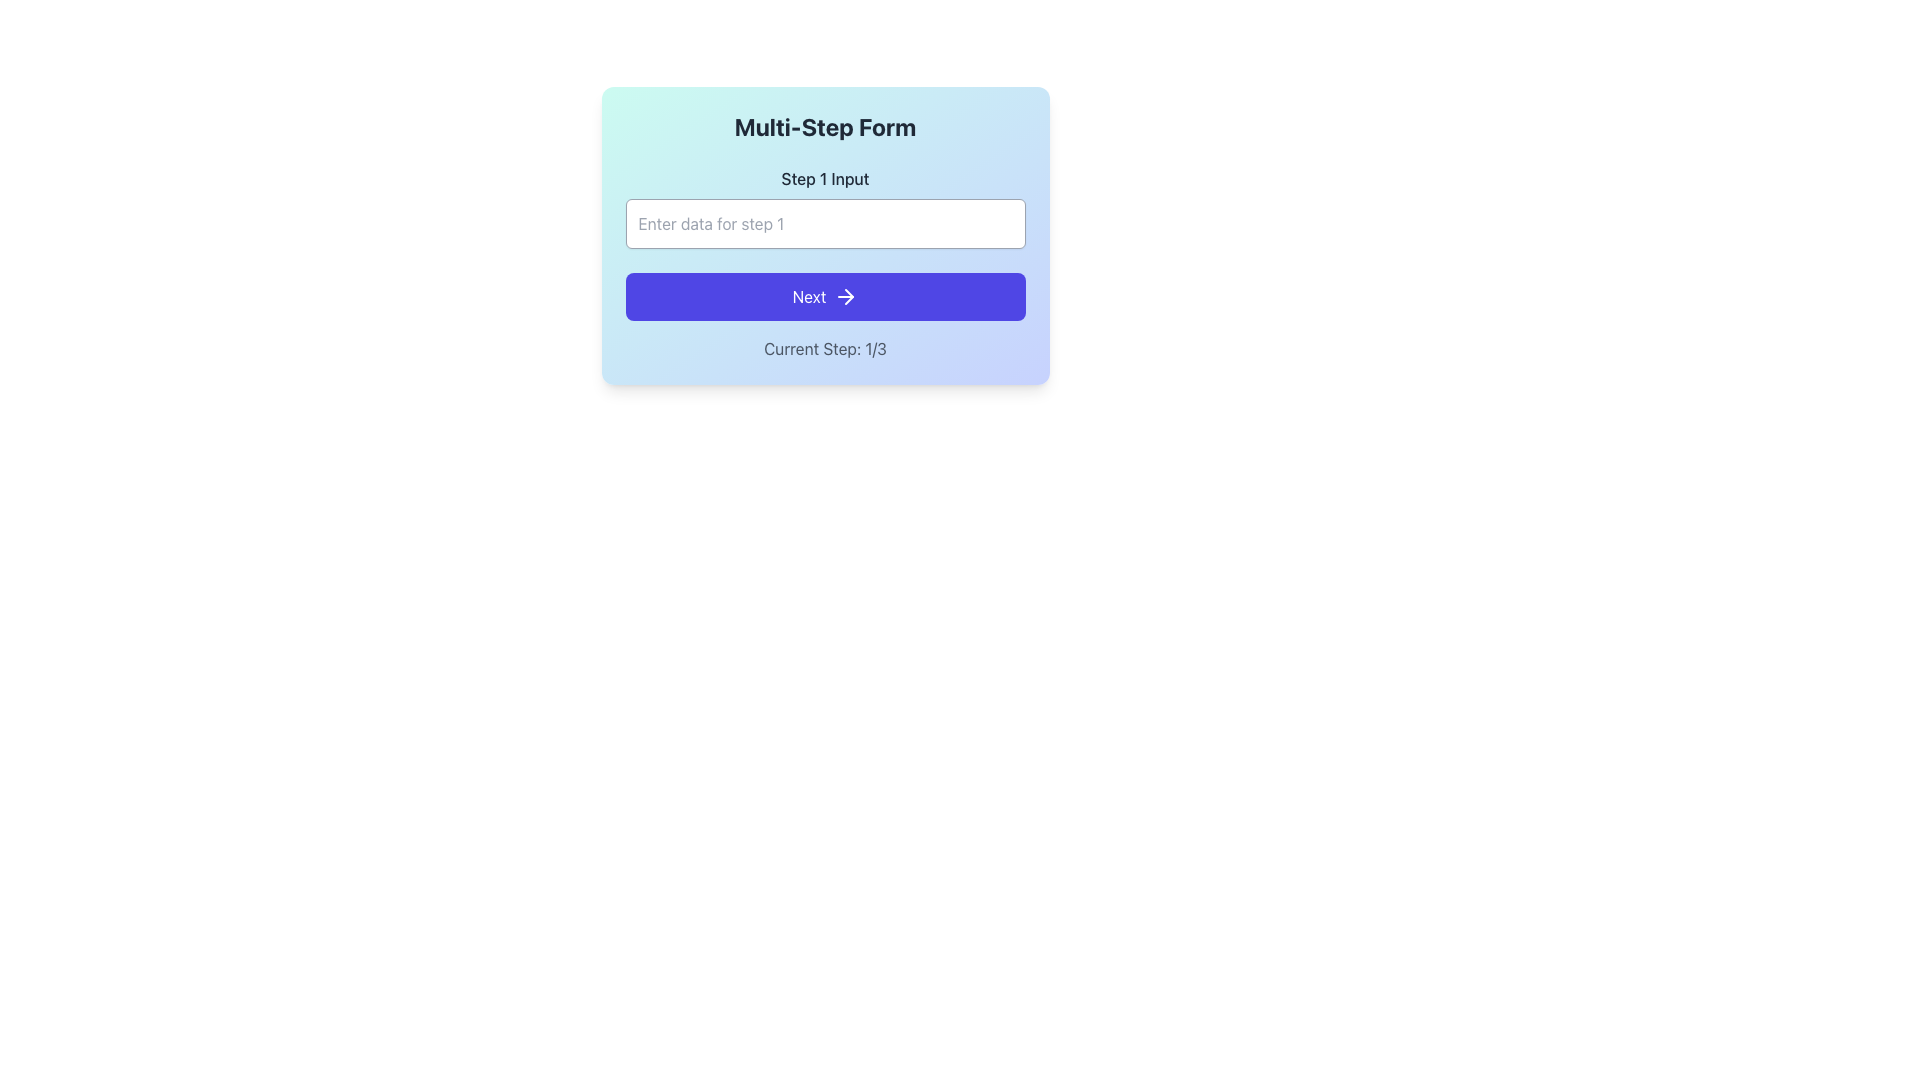 The width and height of the screenshot is (1920, 1080). What do you see at coordinates (825, 347) in the screenshot?
I see `text content of the label displaying 'Current Step: 1/3', which is a subtle gray text styled to indicate progress beneath the 'Next' button` at bounding box center [825, 347].